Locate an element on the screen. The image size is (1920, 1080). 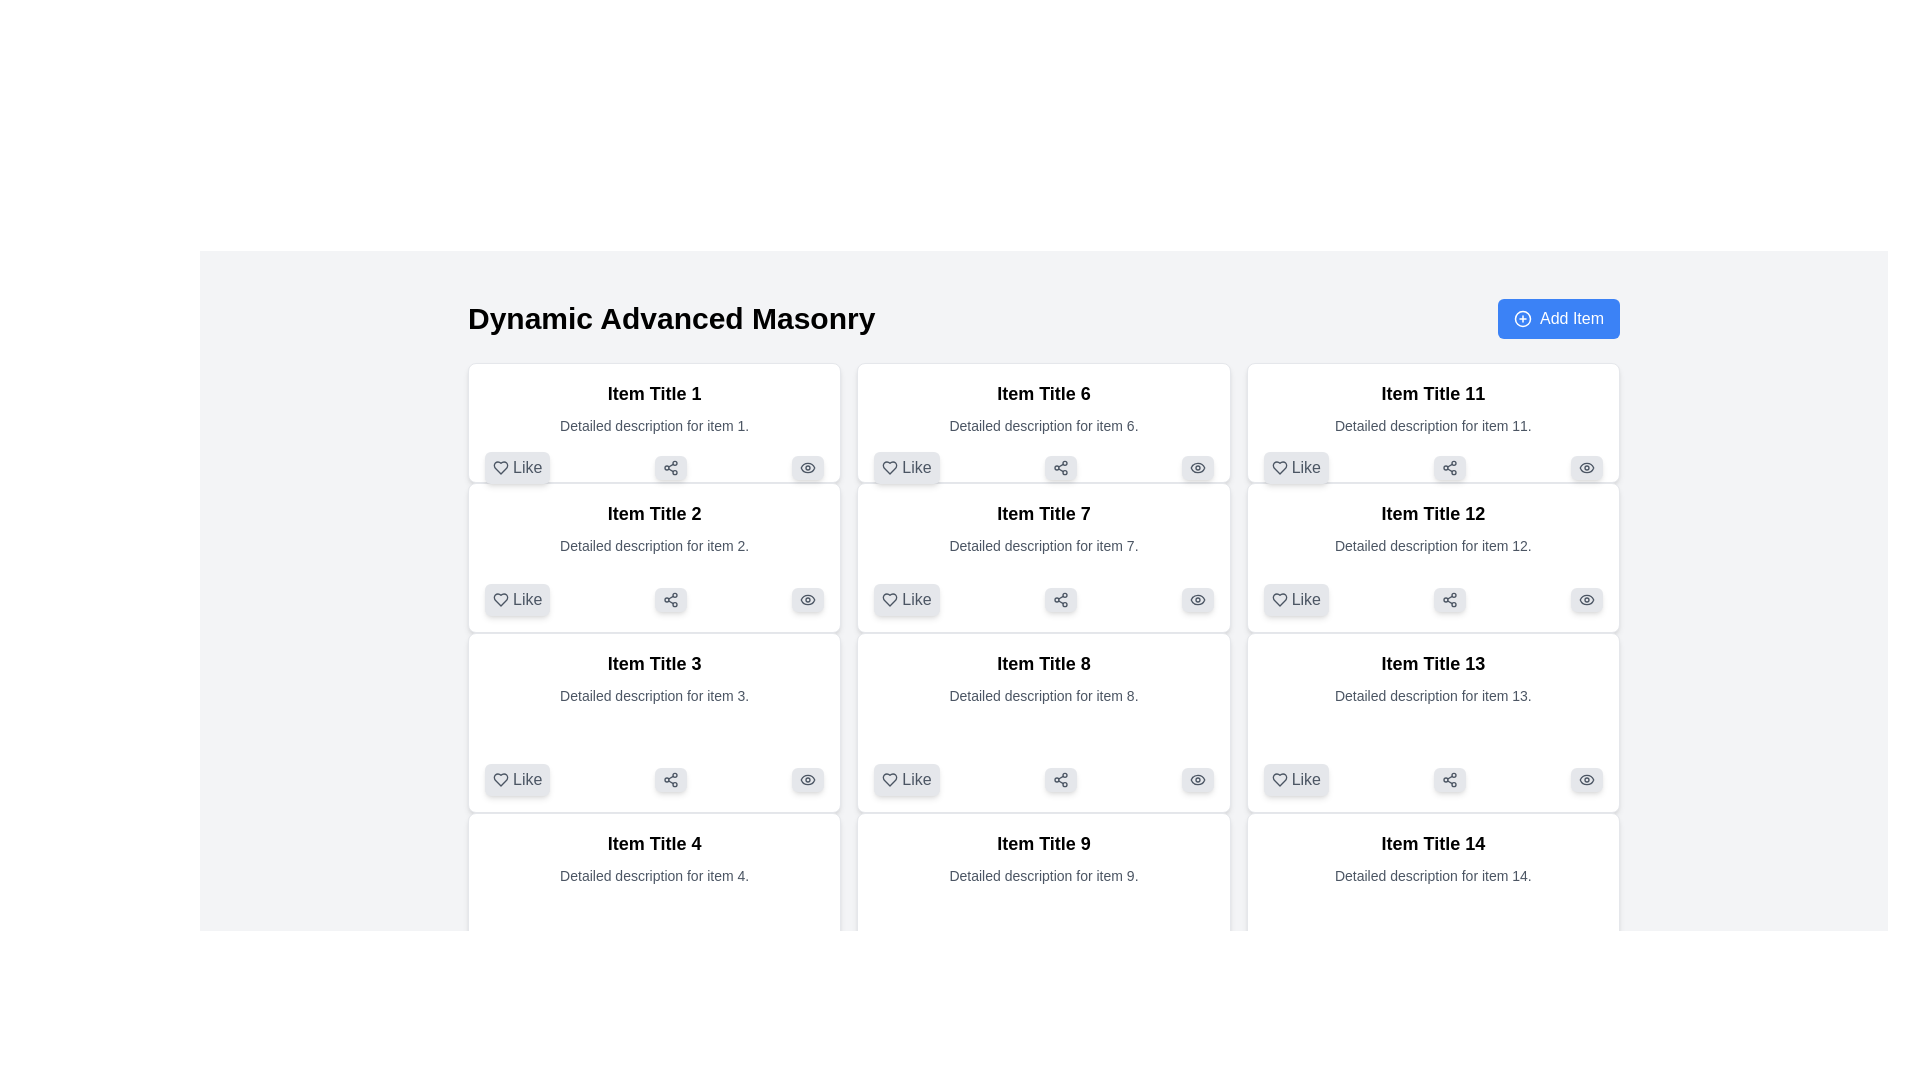
the text element displaying 'Item Title 6' is located at coordinates (1042, 393).